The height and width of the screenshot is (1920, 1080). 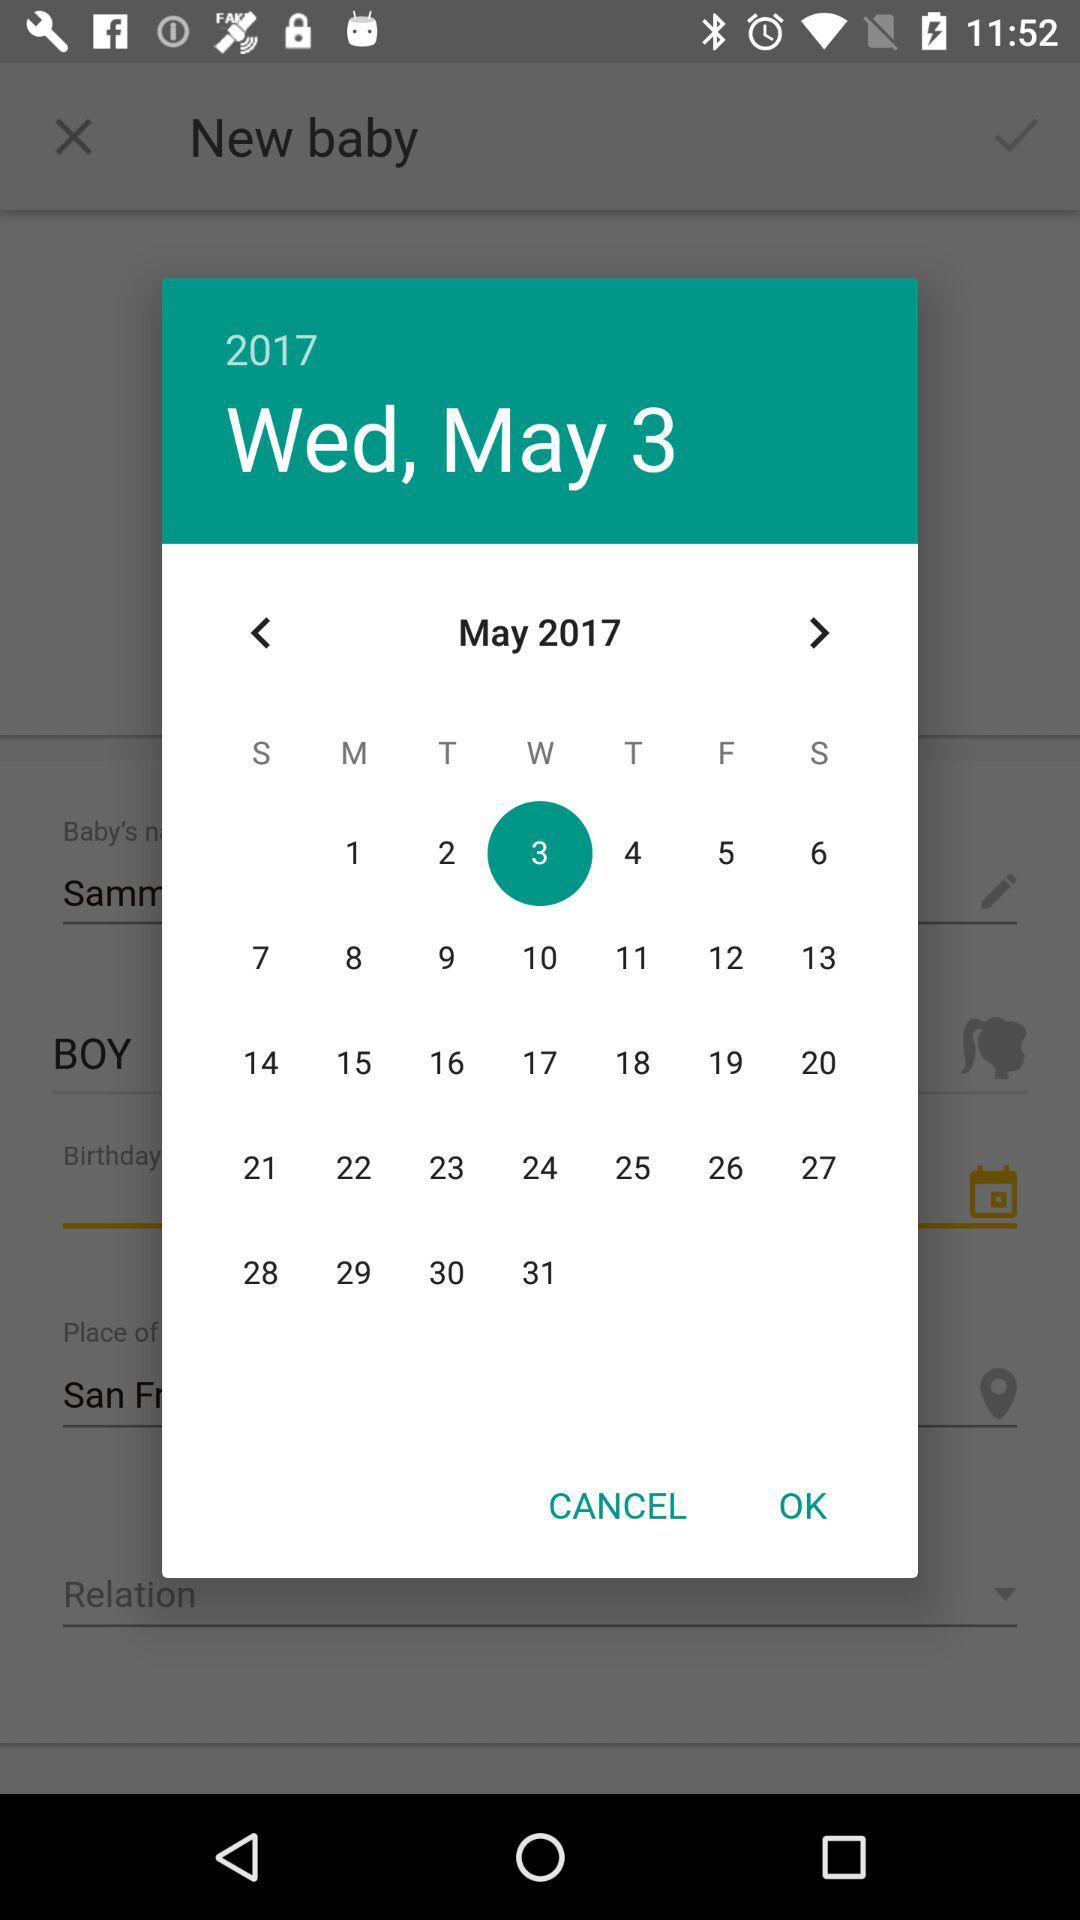 What do you see at coordinates (818, 632) in the screenshot?
I see `icon at the top right corner` at bounding box center [818, 632].